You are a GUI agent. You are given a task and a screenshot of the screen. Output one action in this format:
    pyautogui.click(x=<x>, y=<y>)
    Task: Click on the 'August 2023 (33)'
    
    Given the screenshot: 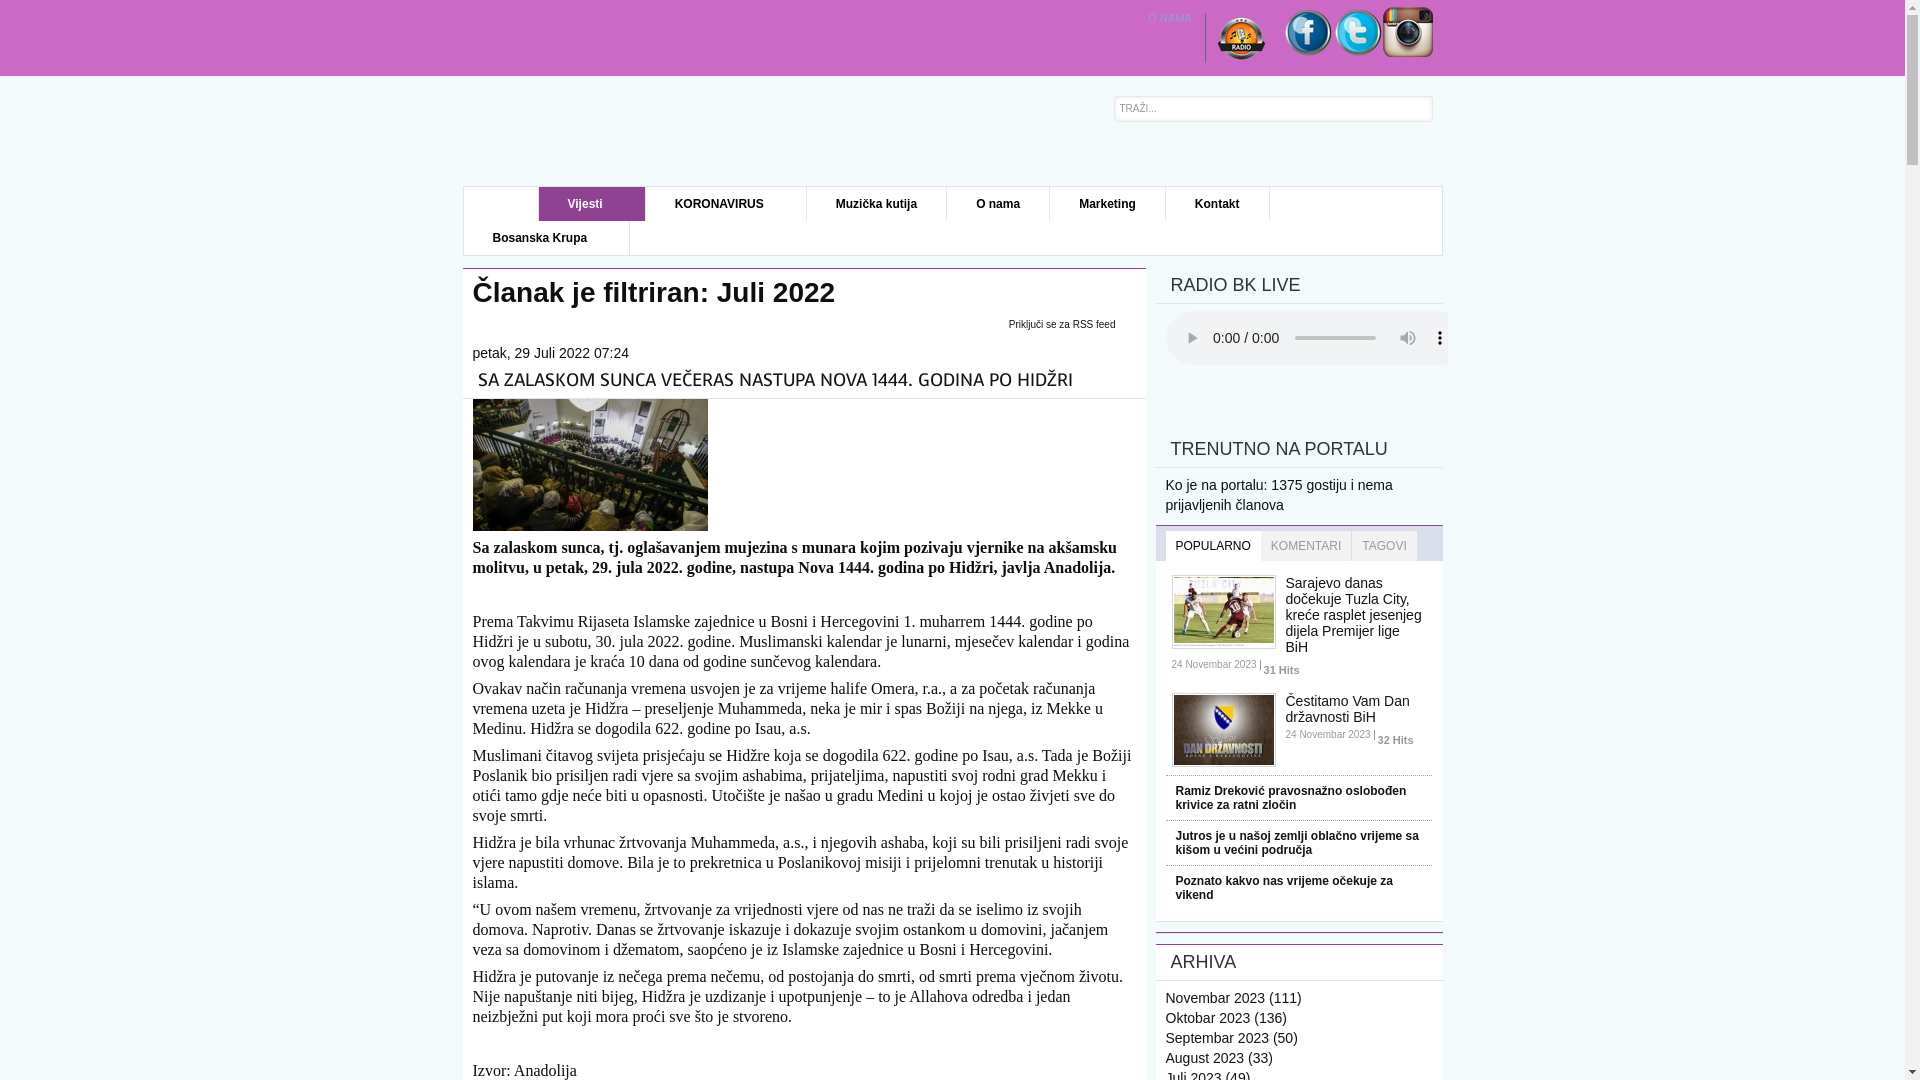 What is the action you would take?
    pyautogui.click(x=1218, y=1056)
    